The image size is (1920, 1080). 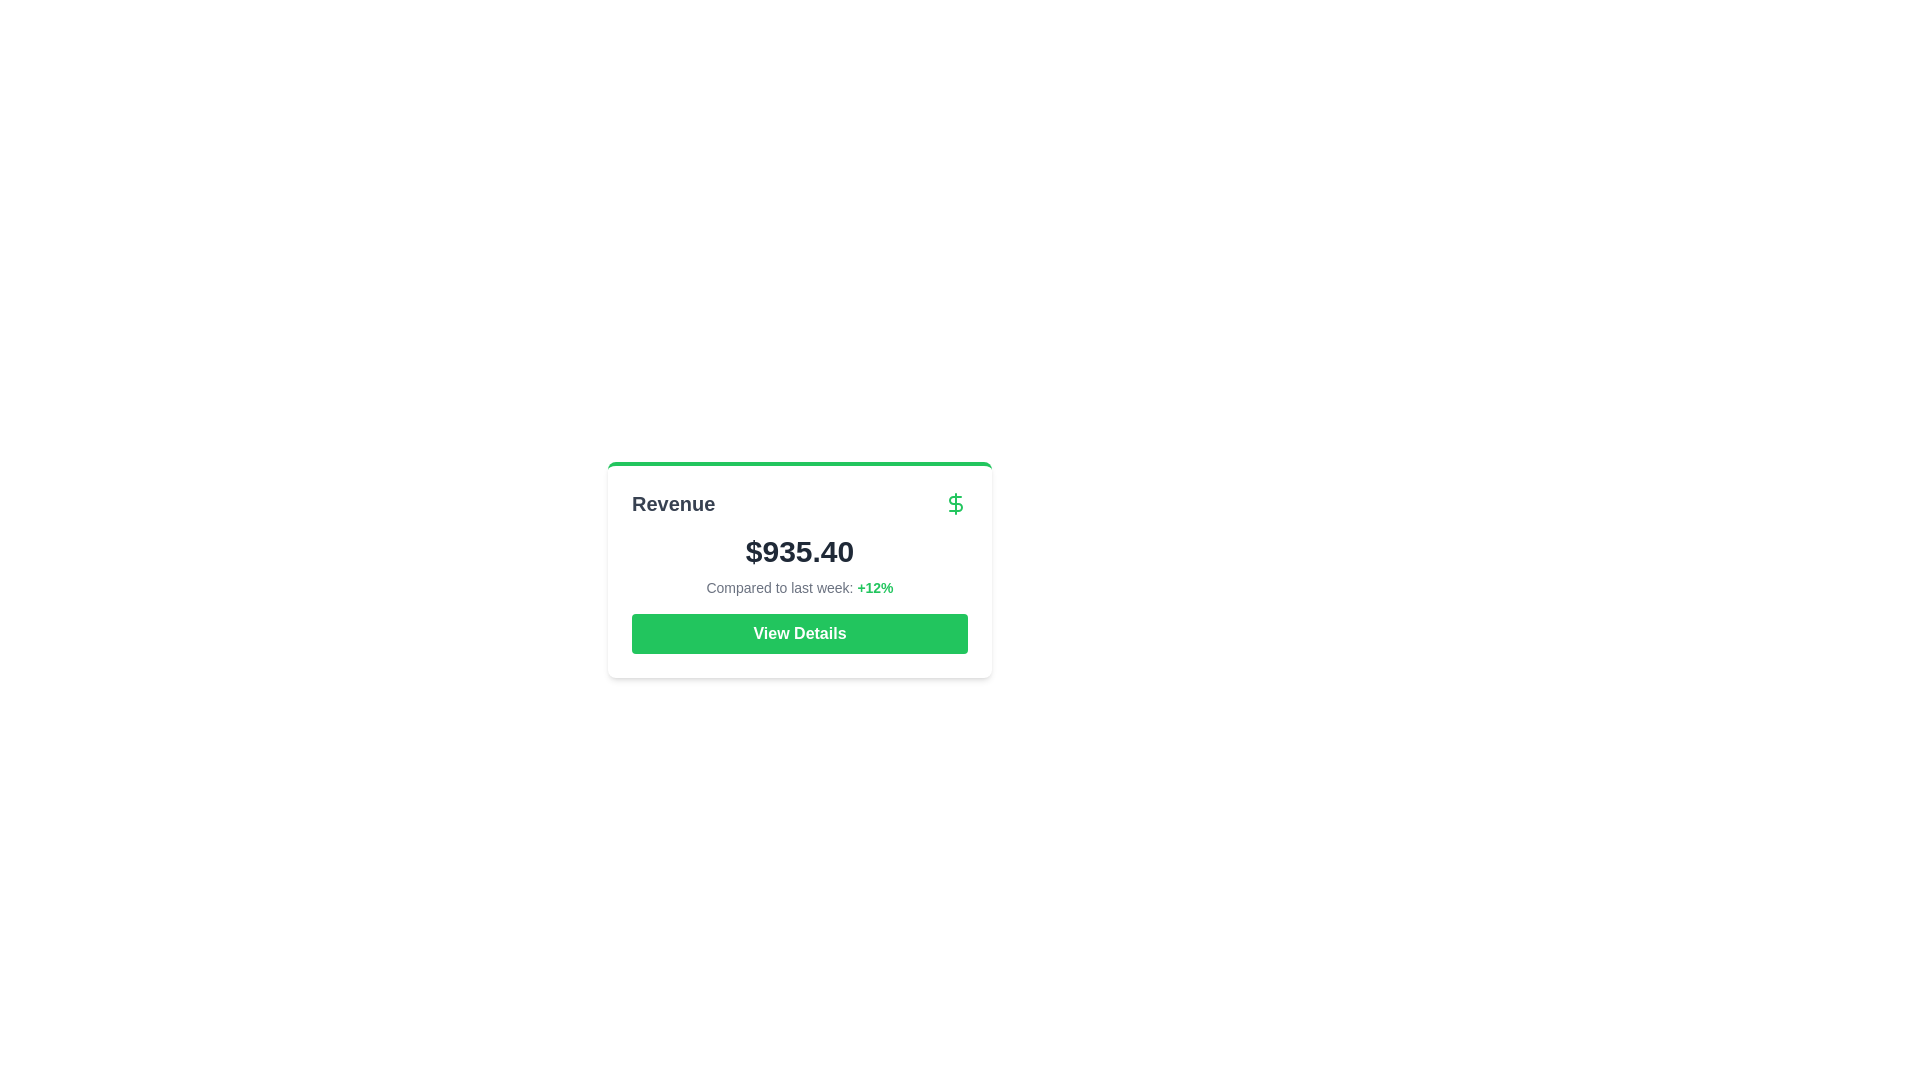 I want to click on the text label displaying '+12%' in bold green font, located to the right of 'Compared to last week', so click(x=875, y=586).